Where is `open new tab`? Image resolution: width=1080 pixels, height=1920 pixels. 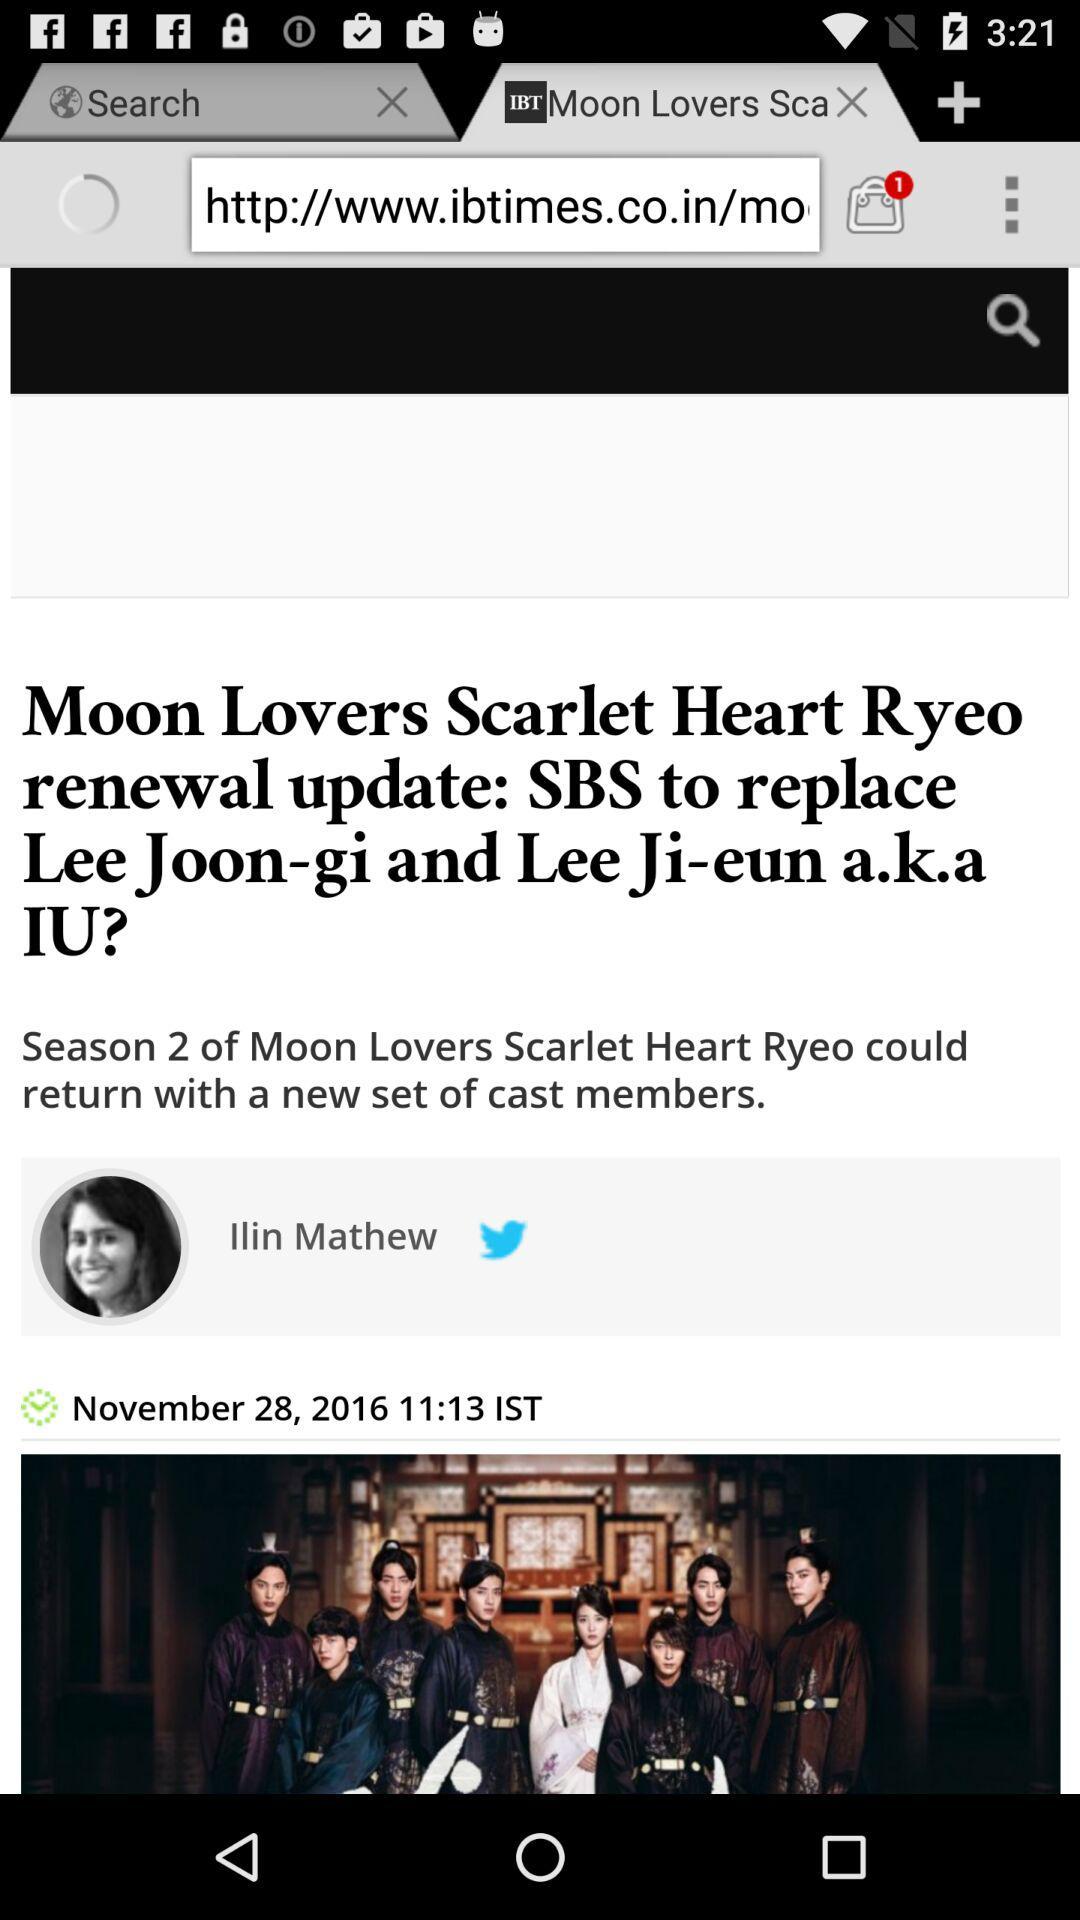 open new tab is located at coordinates (957, 101).